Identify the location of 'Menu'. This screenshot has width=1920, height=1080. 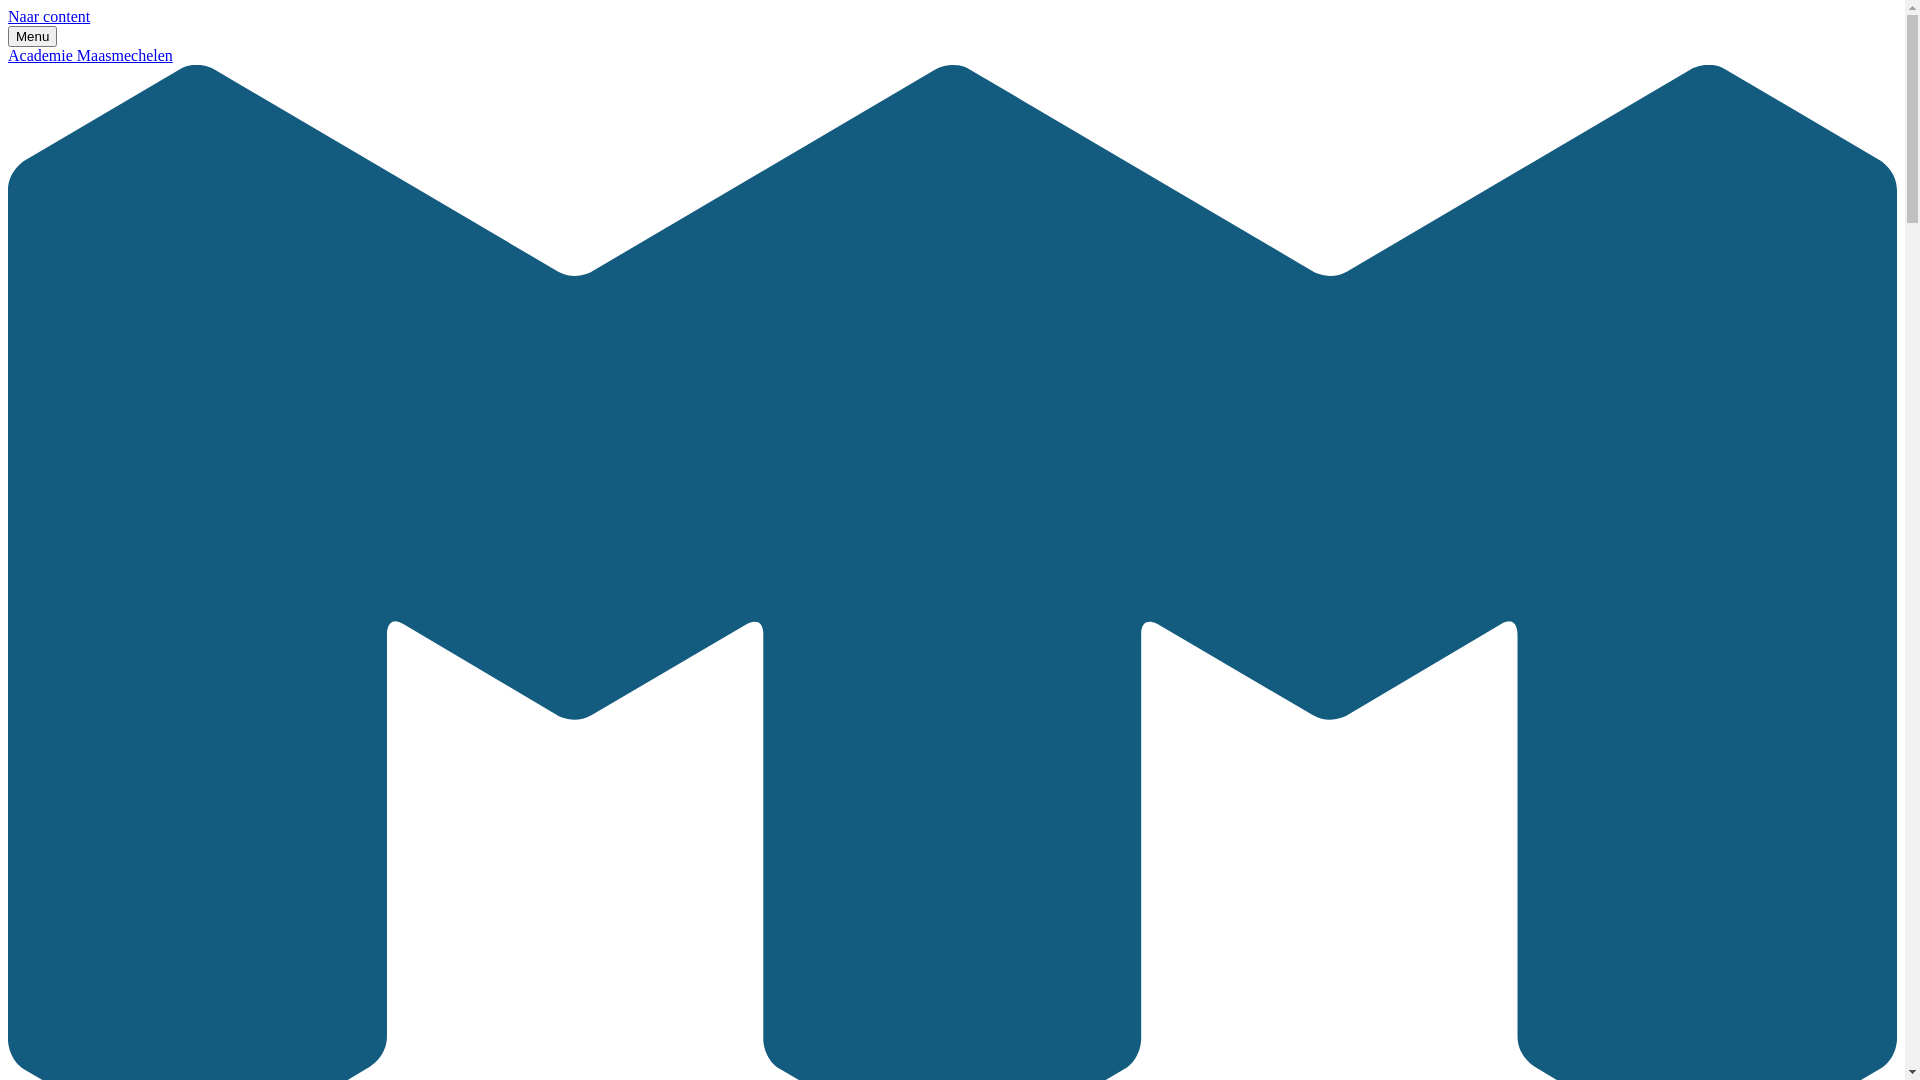
(32, 36).